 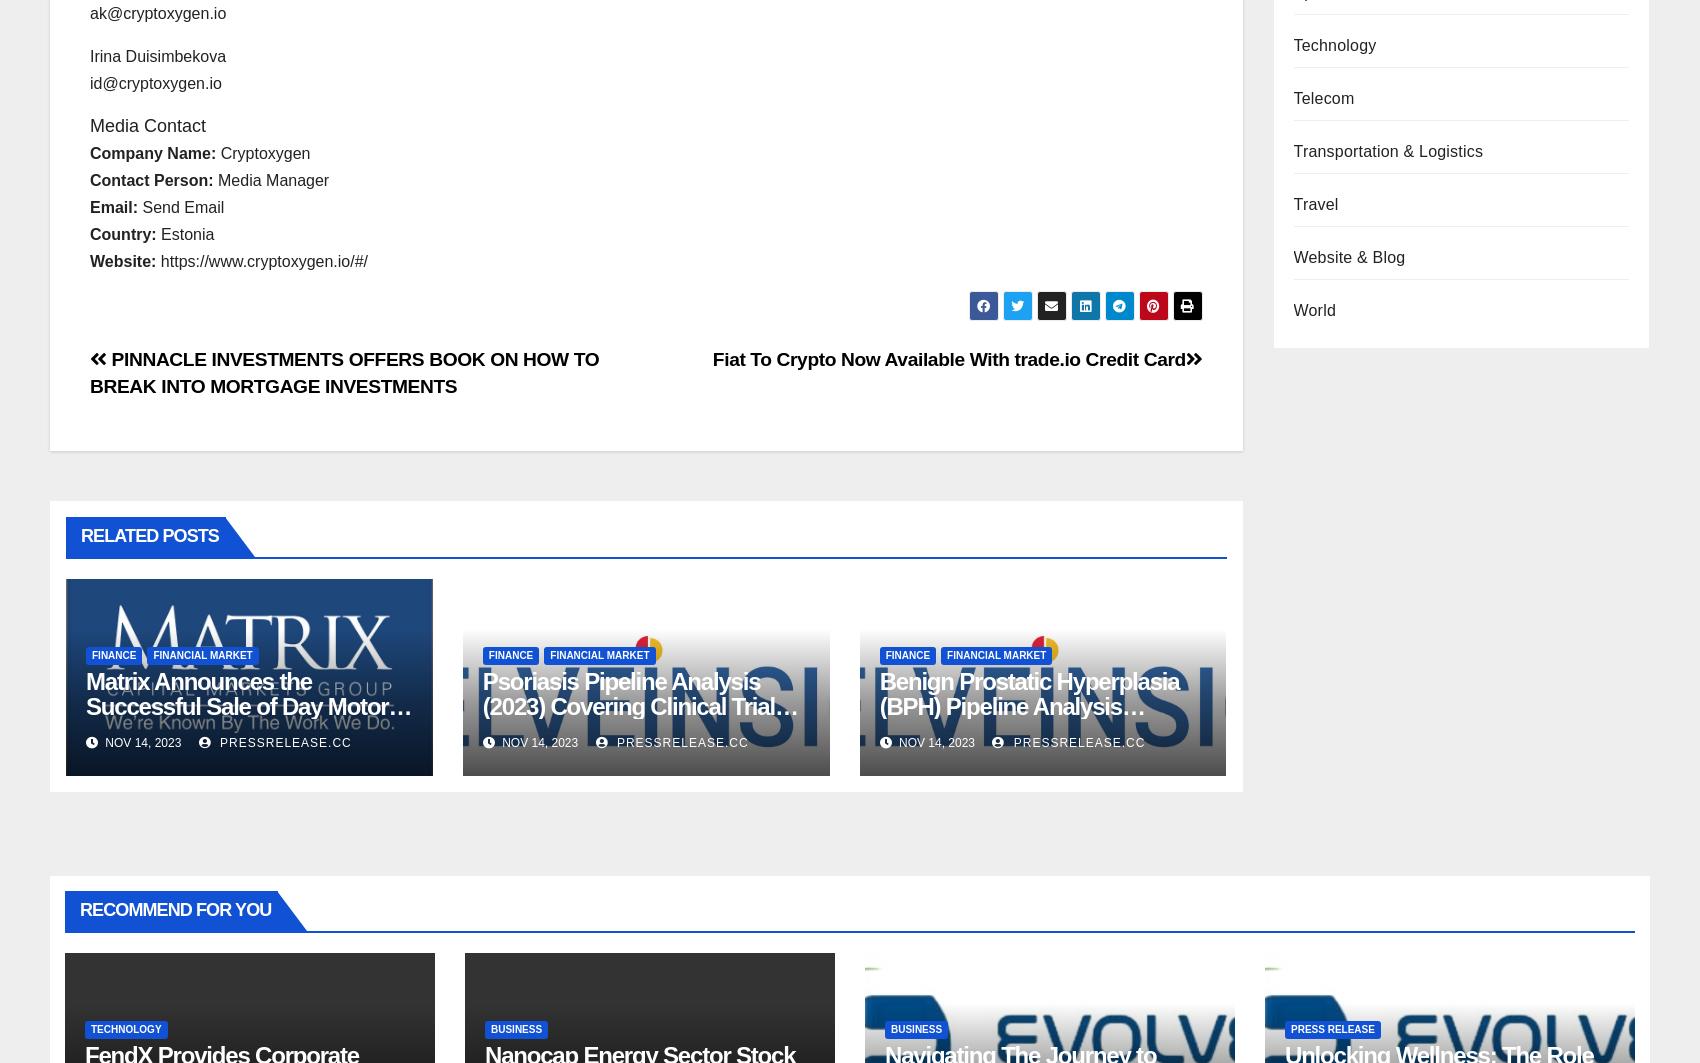 I want to click on 'Media Contact', so click(x=147, y=125).